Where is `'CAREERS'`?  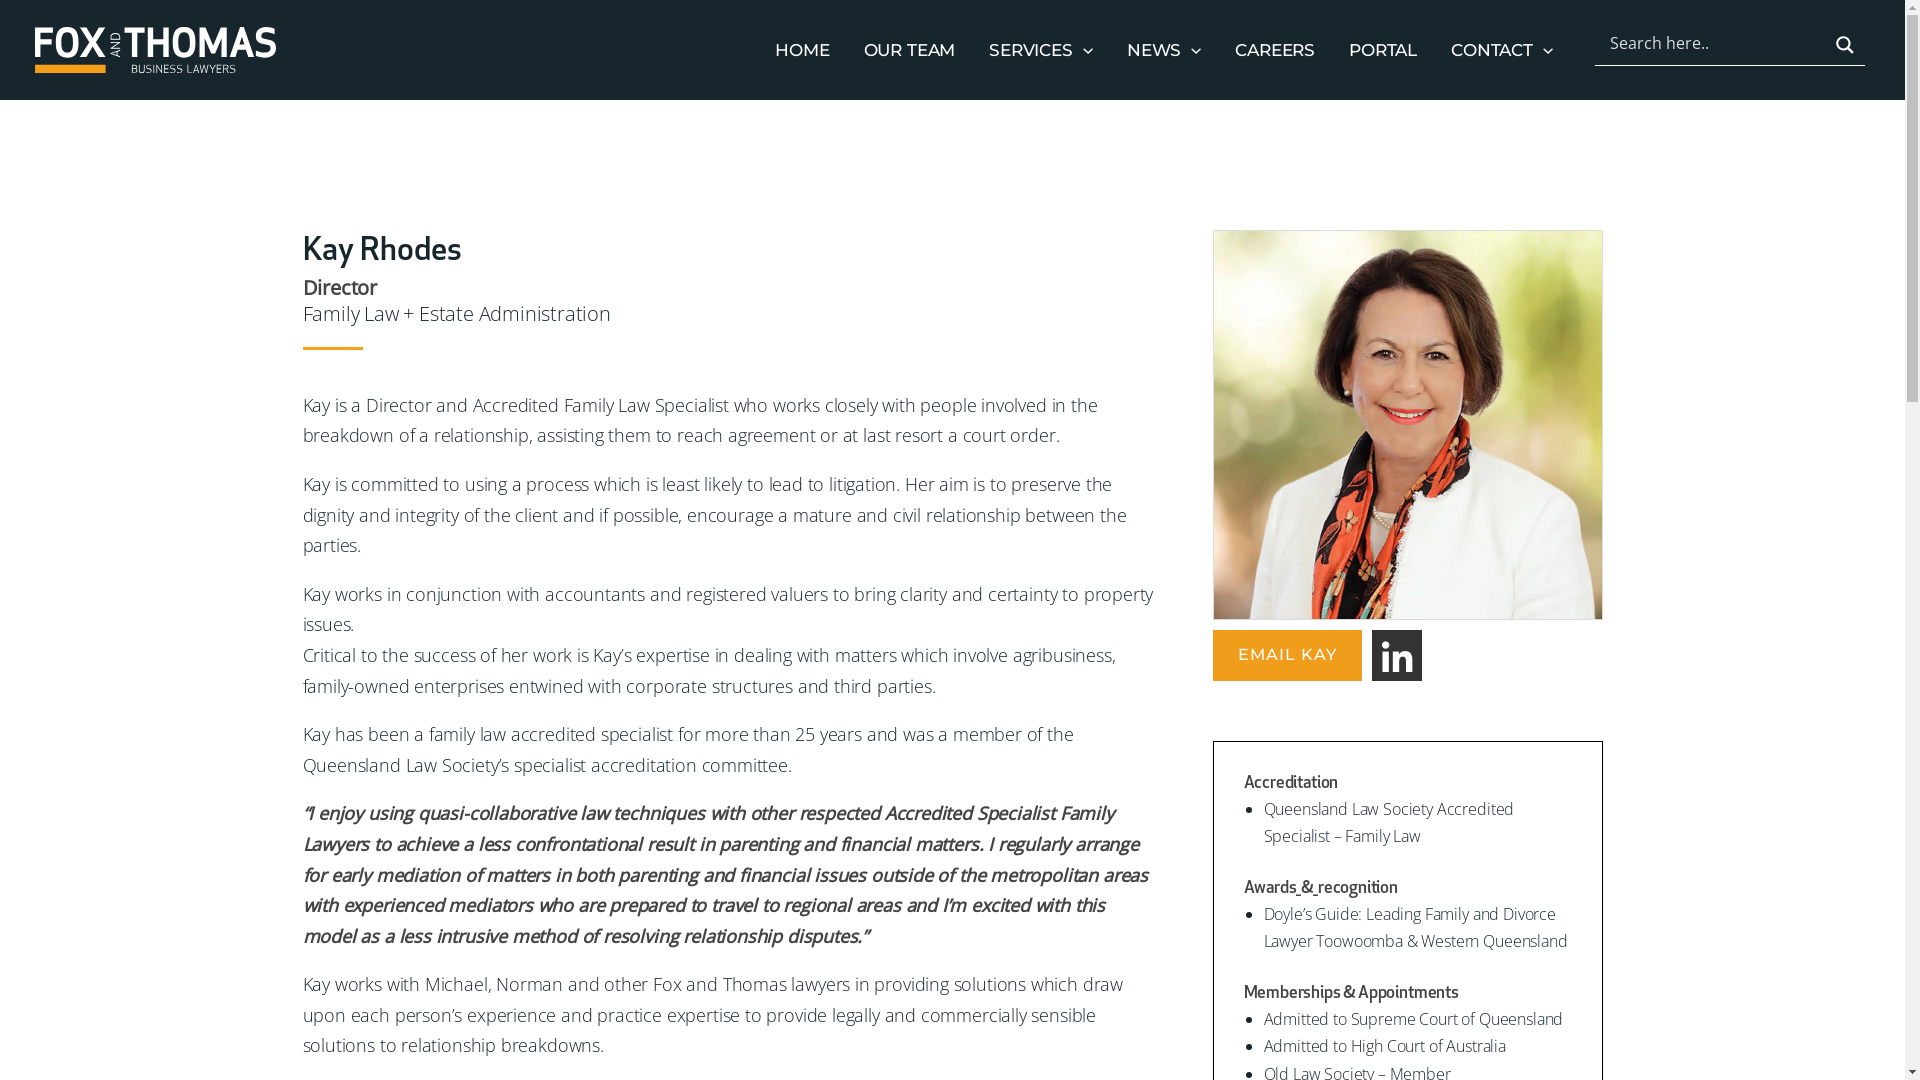
'CAREERS' is located at coordinates (1274, 49).